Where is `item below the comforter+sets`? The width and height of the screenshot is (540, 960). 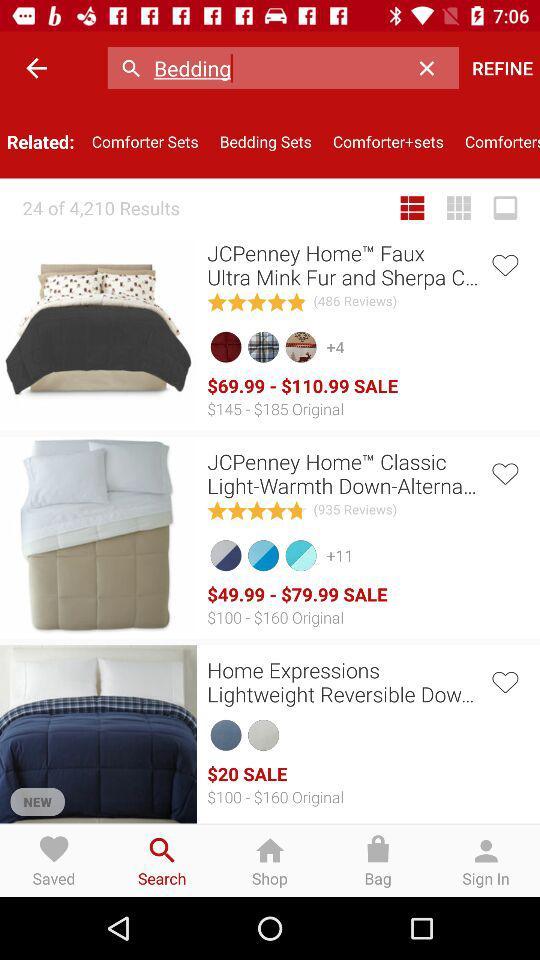 item below the comforter+sets is located at coordinates (411, 208).